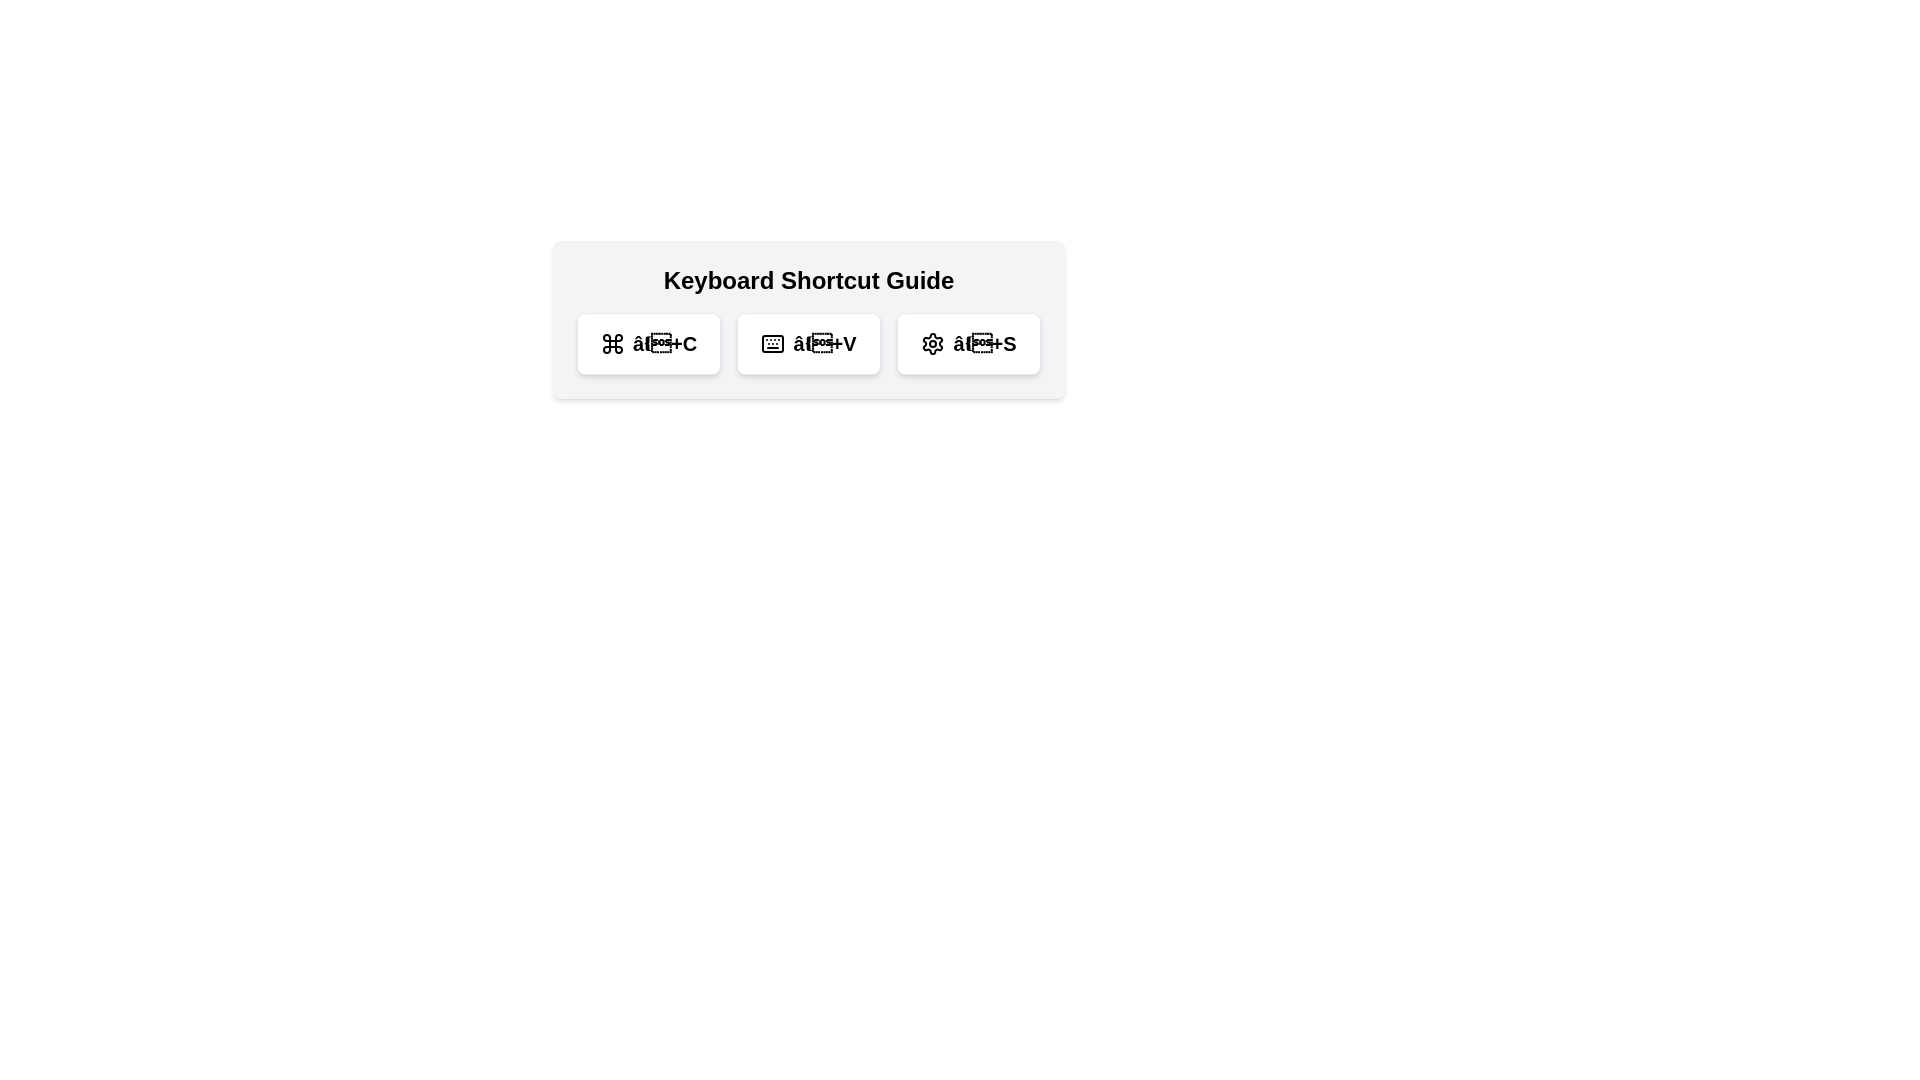  What do you see at coordinates (969, 342) in the screenshot?
I see `the third button from the left, which has a rounded rectangular shape, a white background, a gear icon, and the text 'â+S'` at bounding box center [969, 342].